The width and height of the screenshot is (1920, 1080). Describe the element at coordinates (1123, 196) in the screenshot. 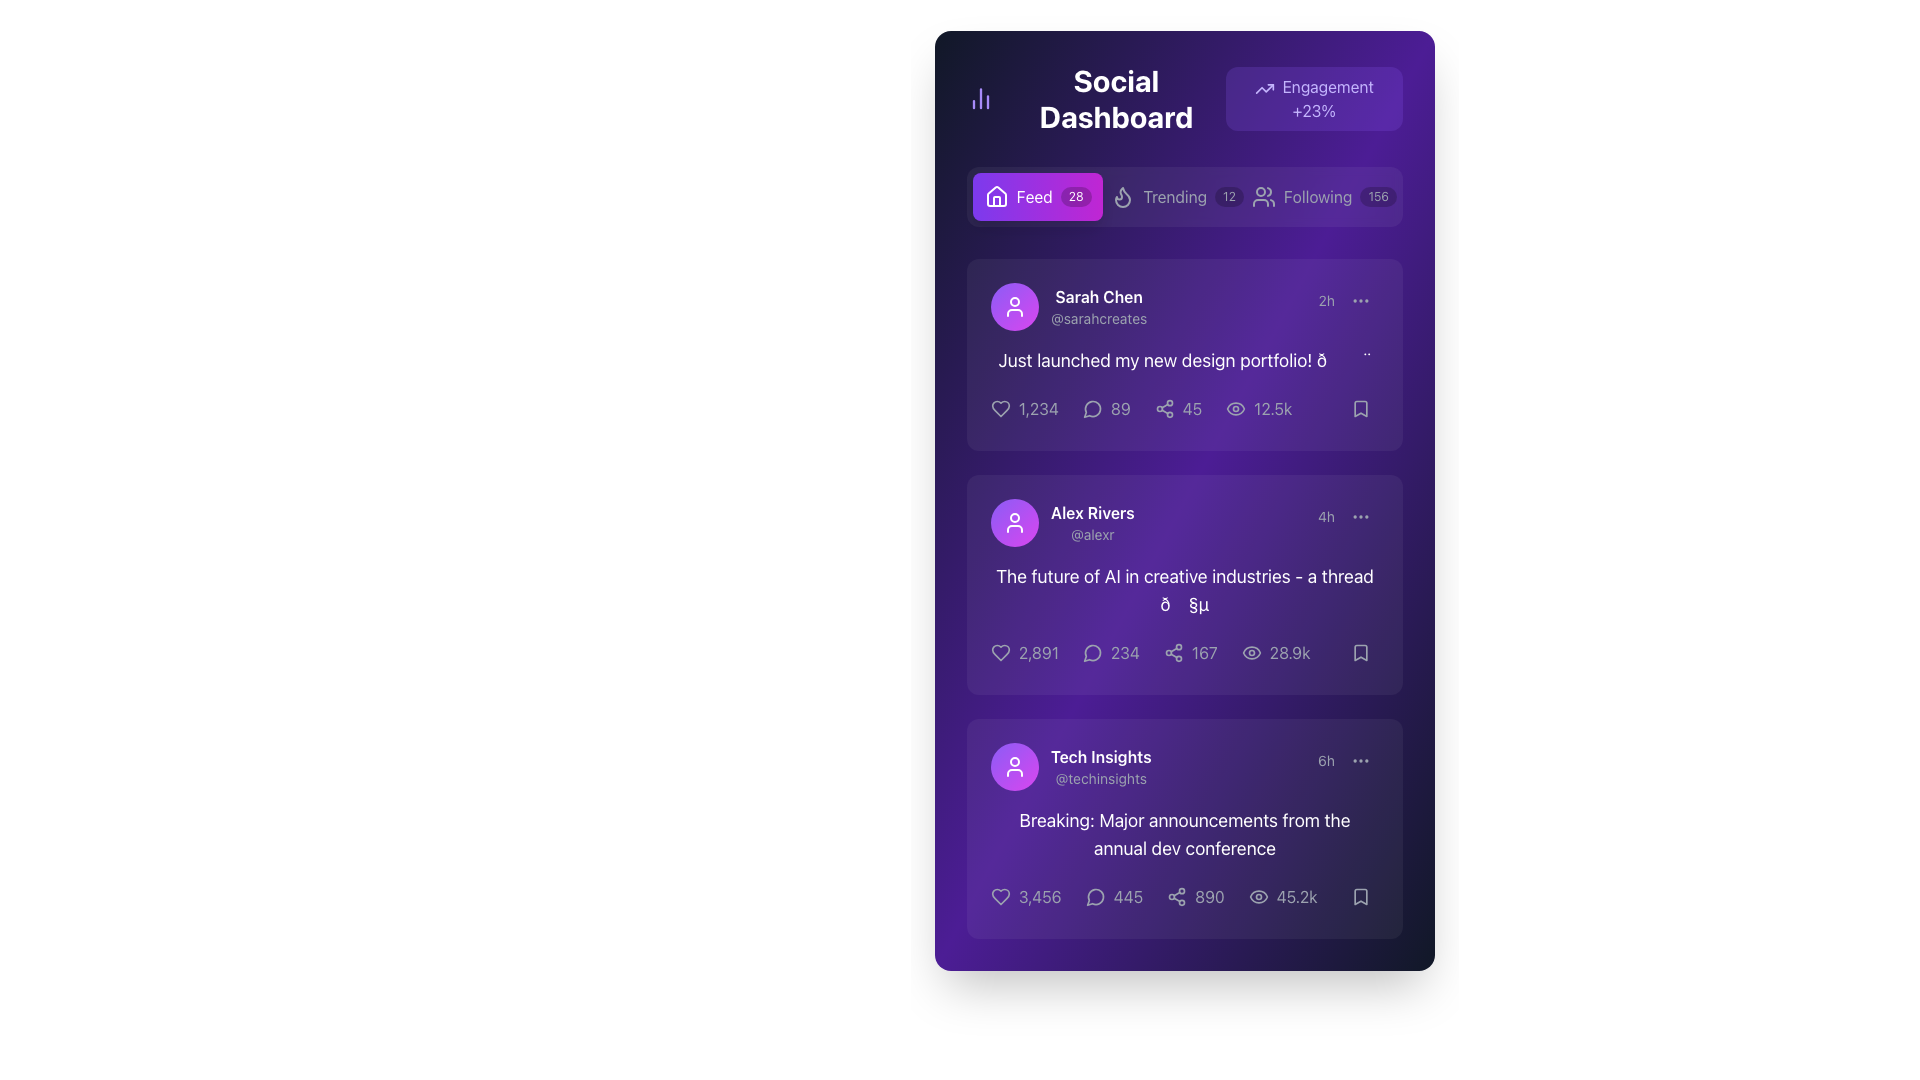

I see `the flame-shaped icon in the top navigation bar, which is the second icon from the left` at that location.